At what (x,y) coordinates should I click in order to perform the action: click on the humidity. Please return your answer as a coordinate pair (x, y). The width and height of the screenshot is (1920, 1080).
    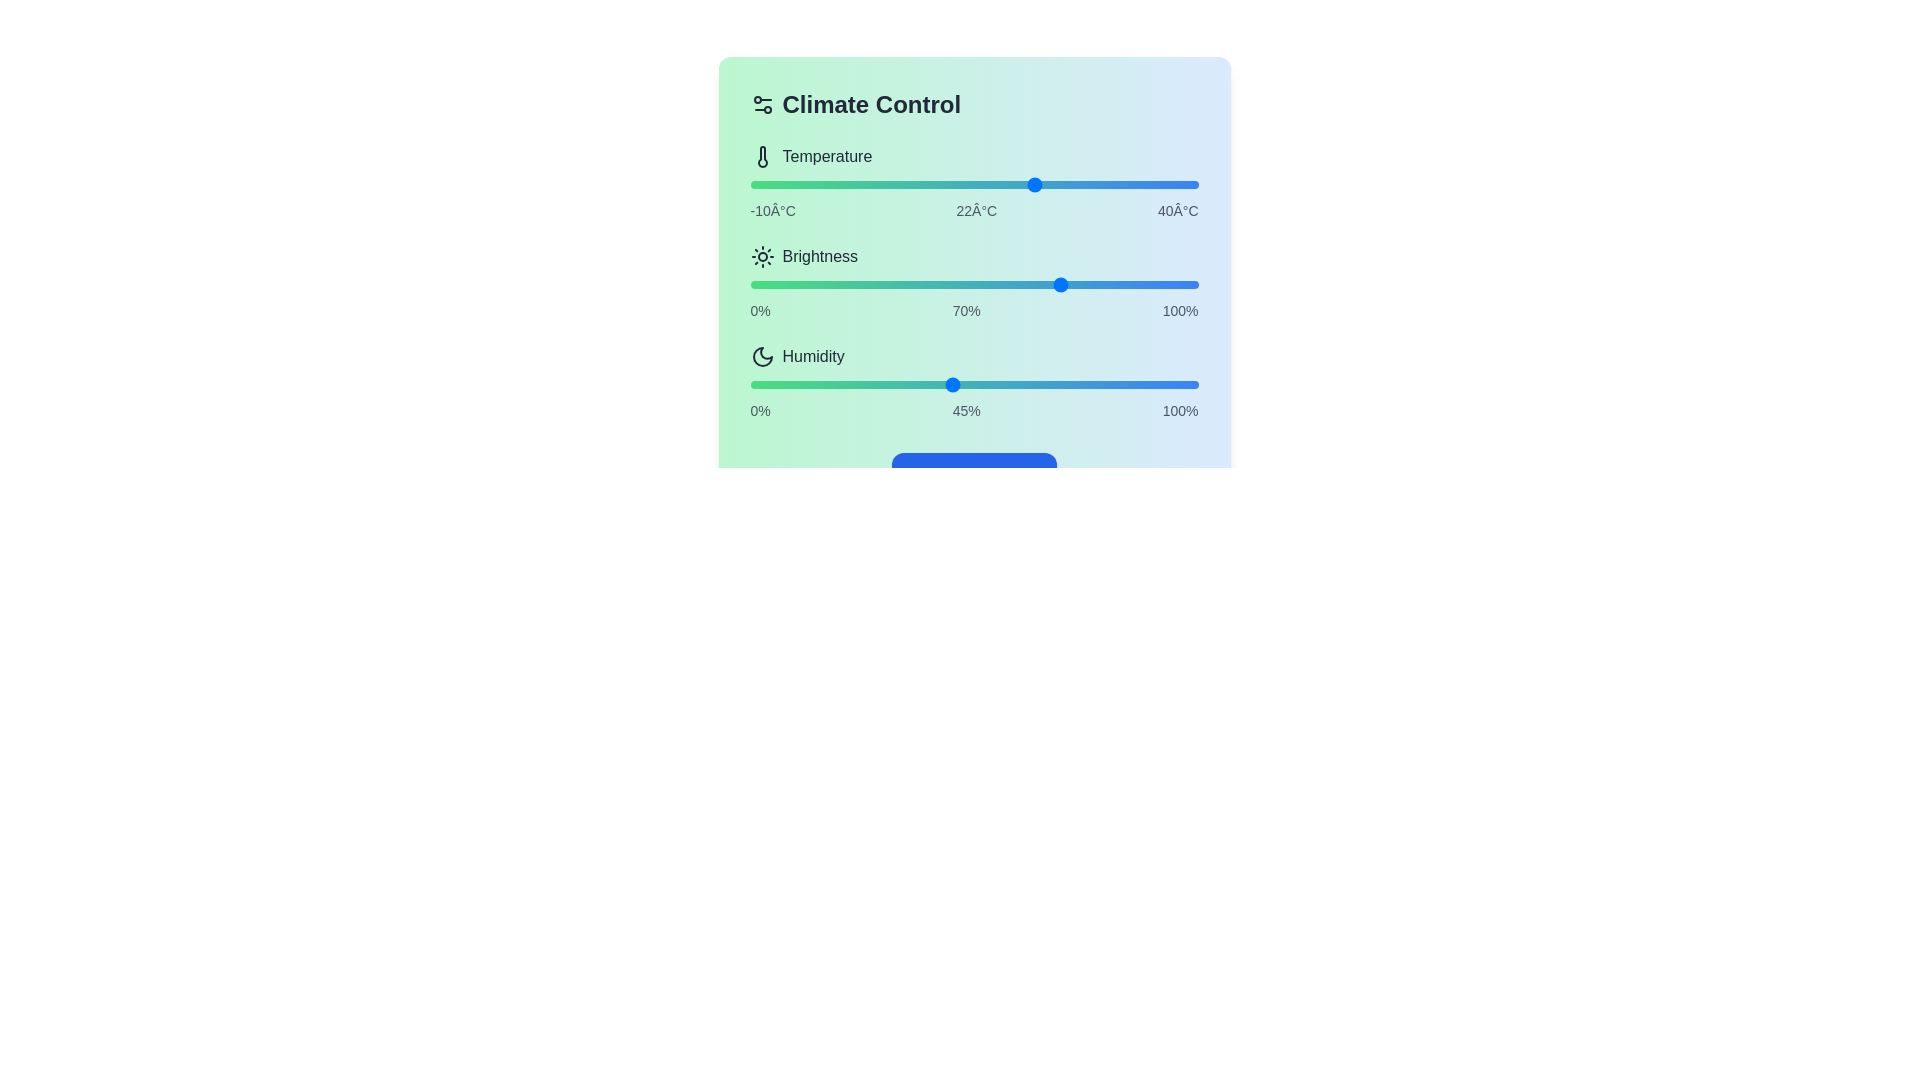
    Looking at the image, I should click on (853, 385).